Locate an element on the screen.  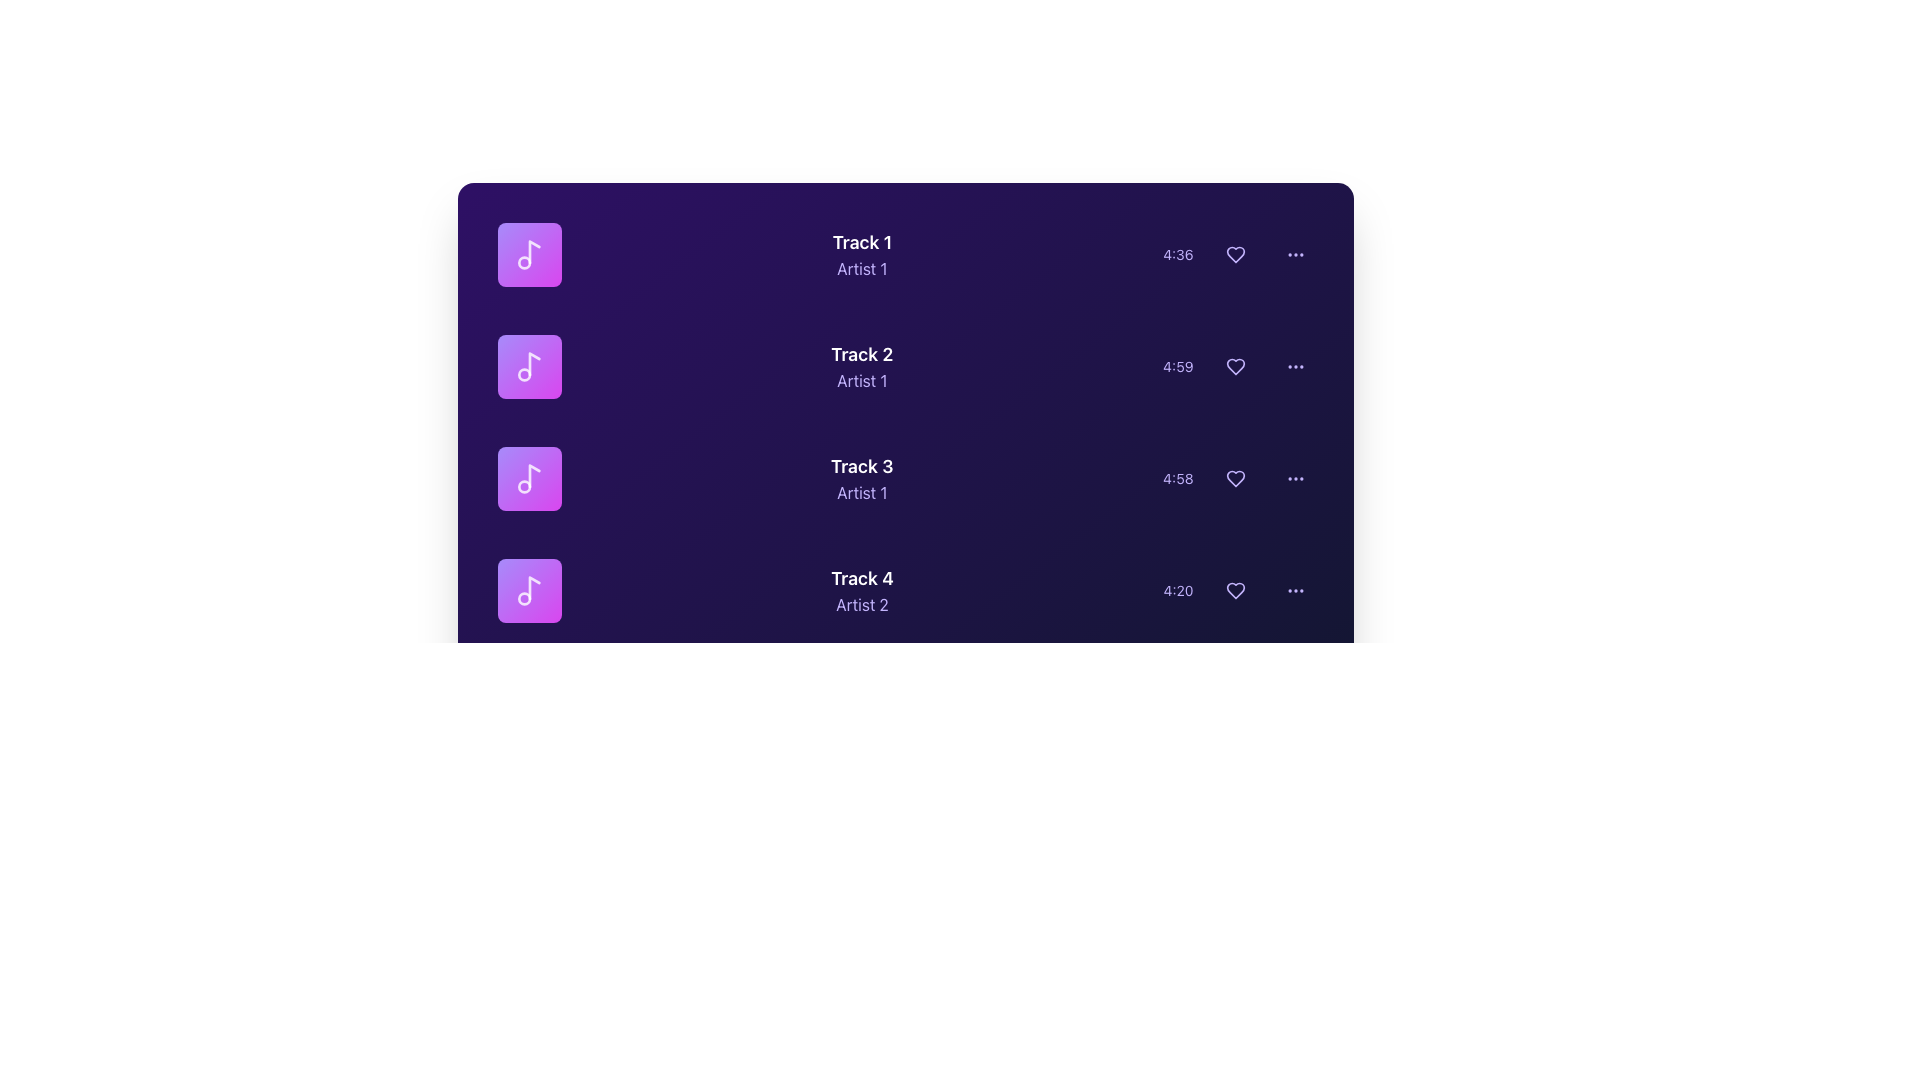
the text label indicating 'Artist 1' which is located below the 'Track 1' label in the music list is located at coordinates (862, 268).